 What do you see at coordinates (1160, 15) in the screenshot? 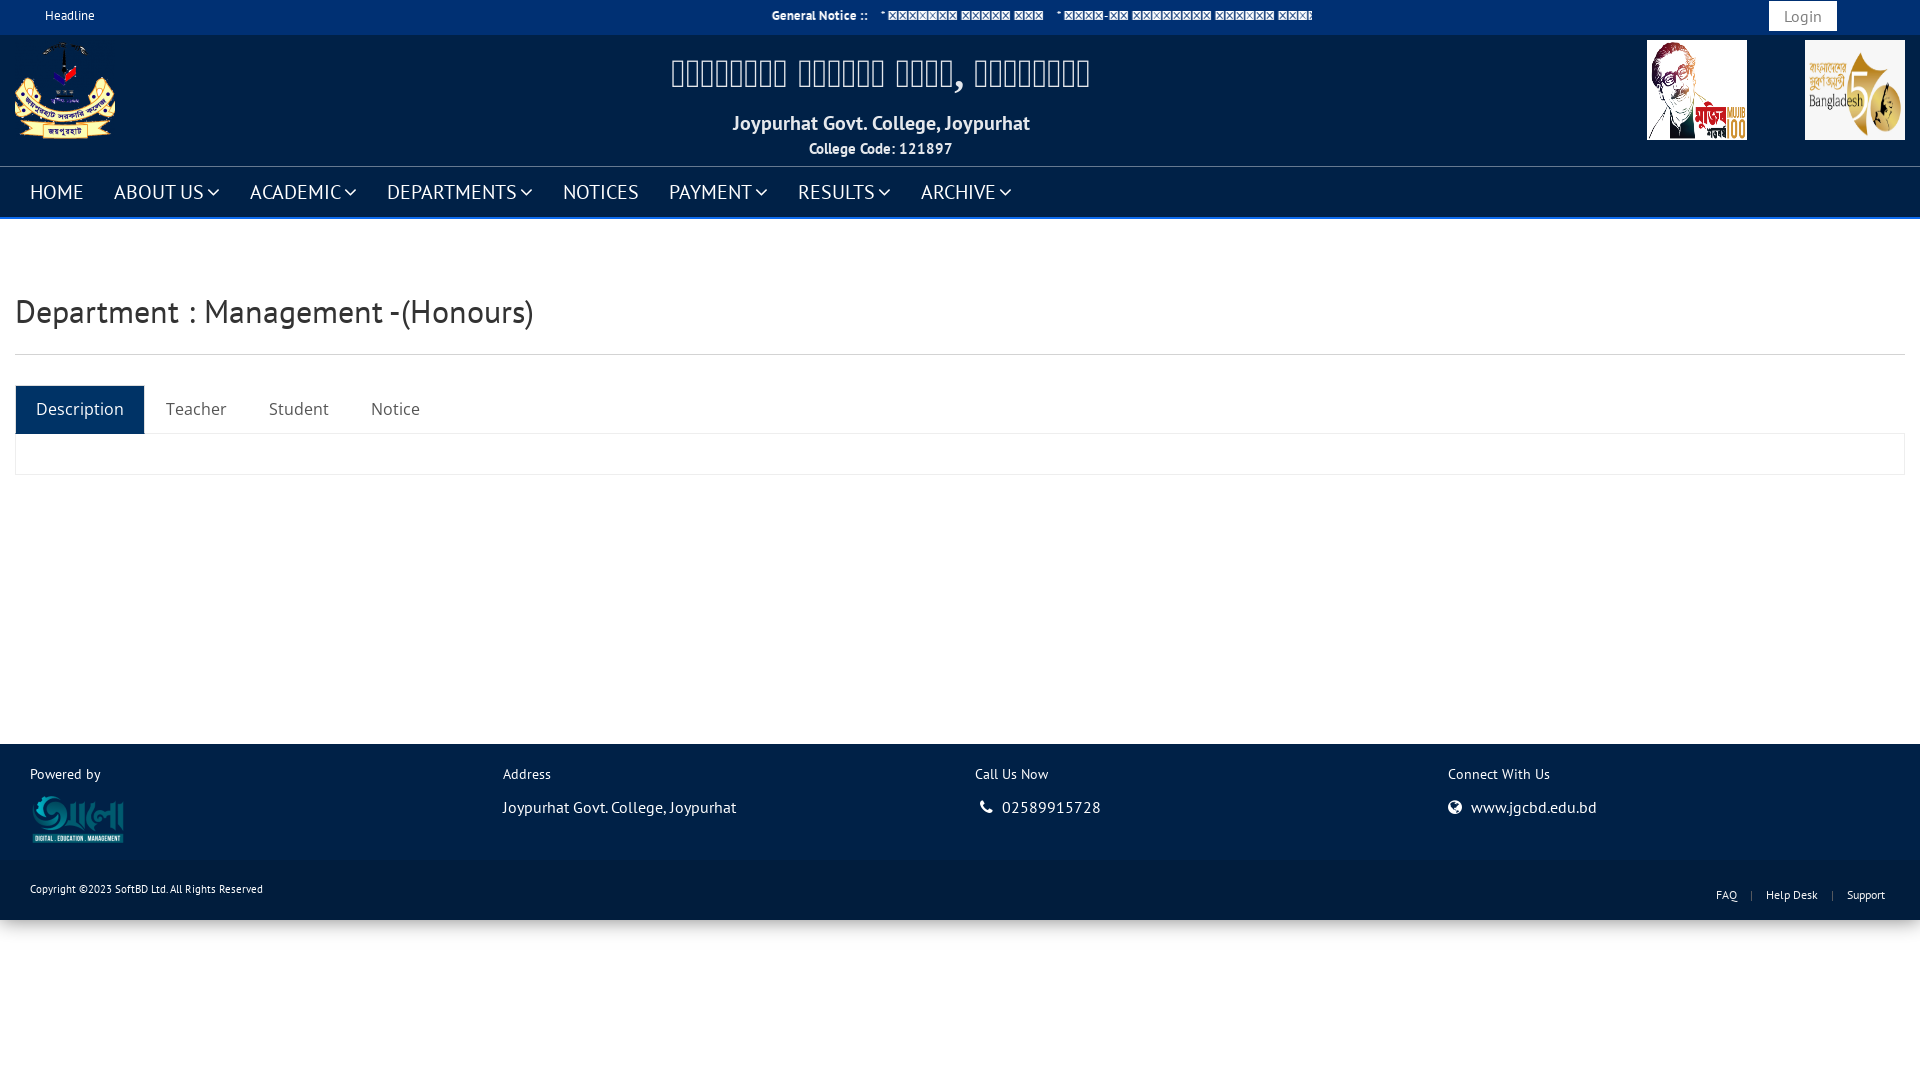
I see `'Departmental Notice ::'` at bounding box center [1160, 15].